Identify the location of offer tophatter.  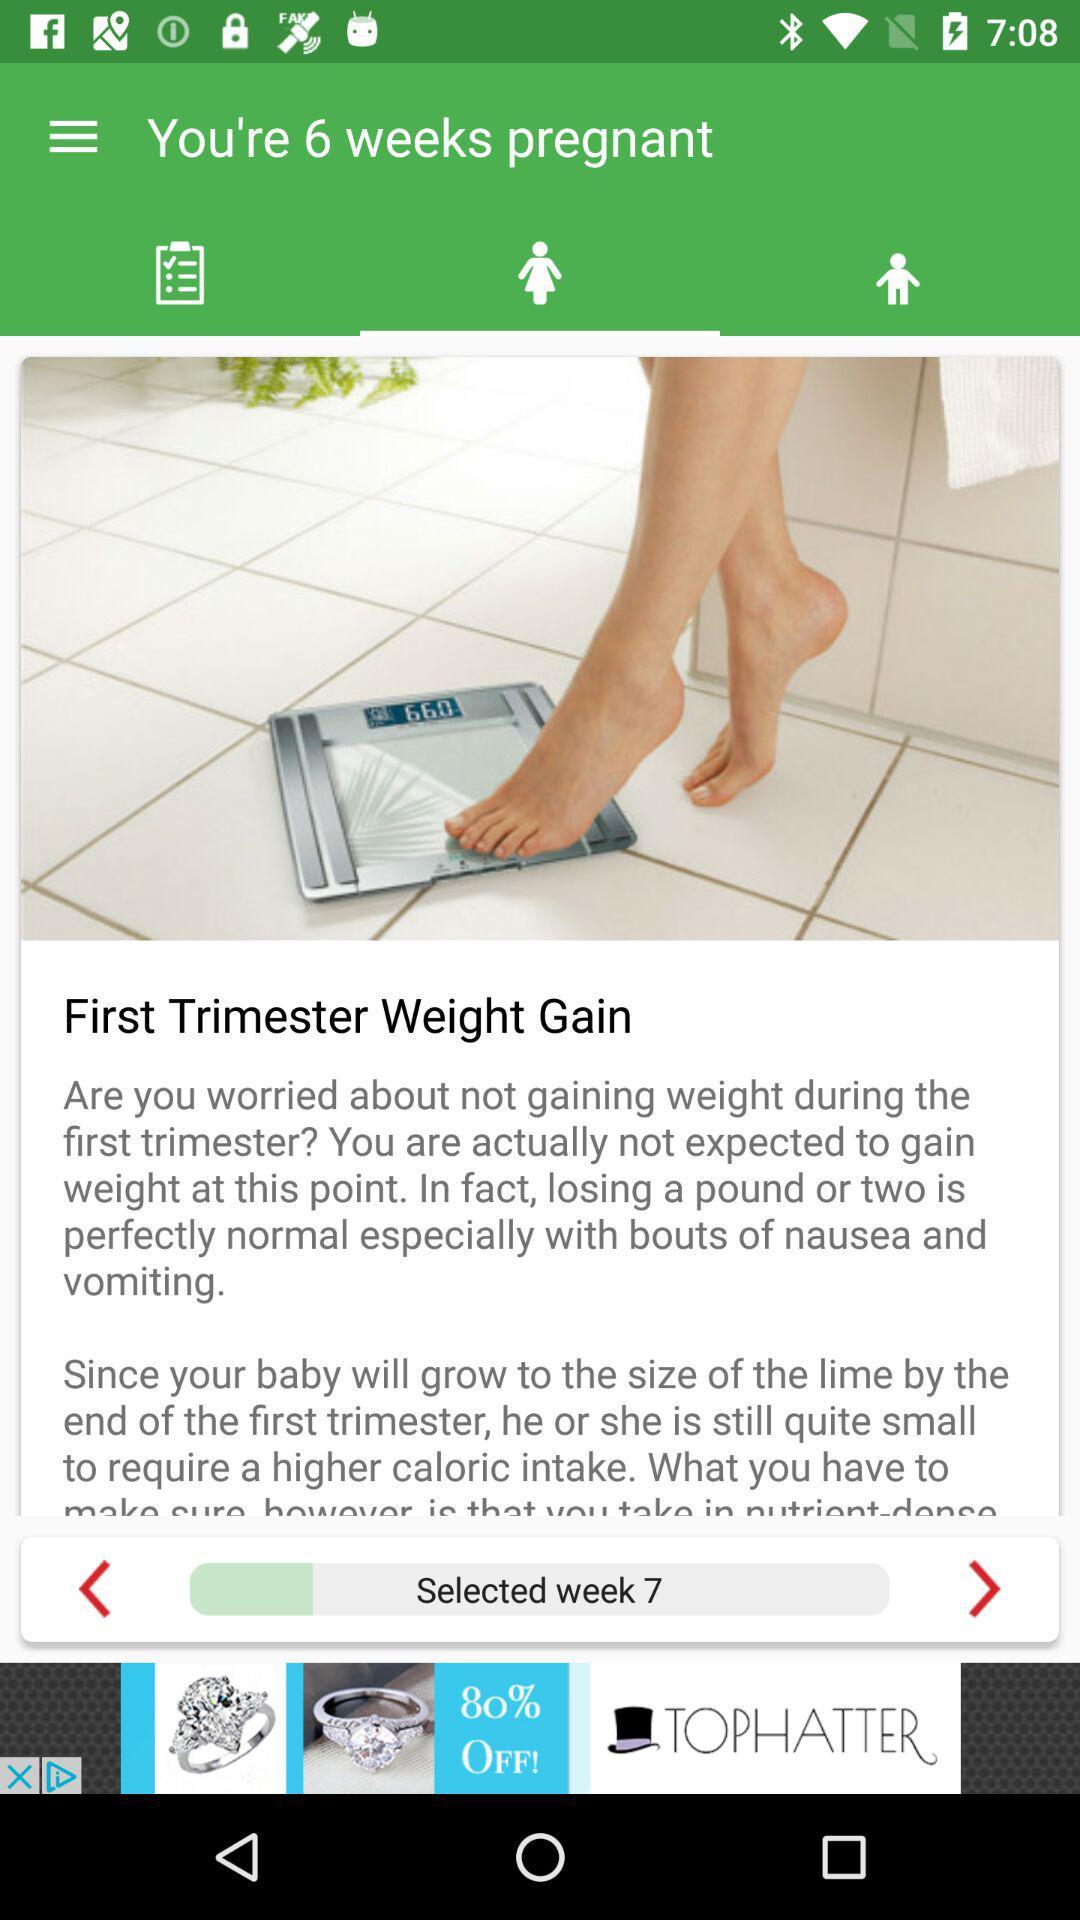
(540, 1727).